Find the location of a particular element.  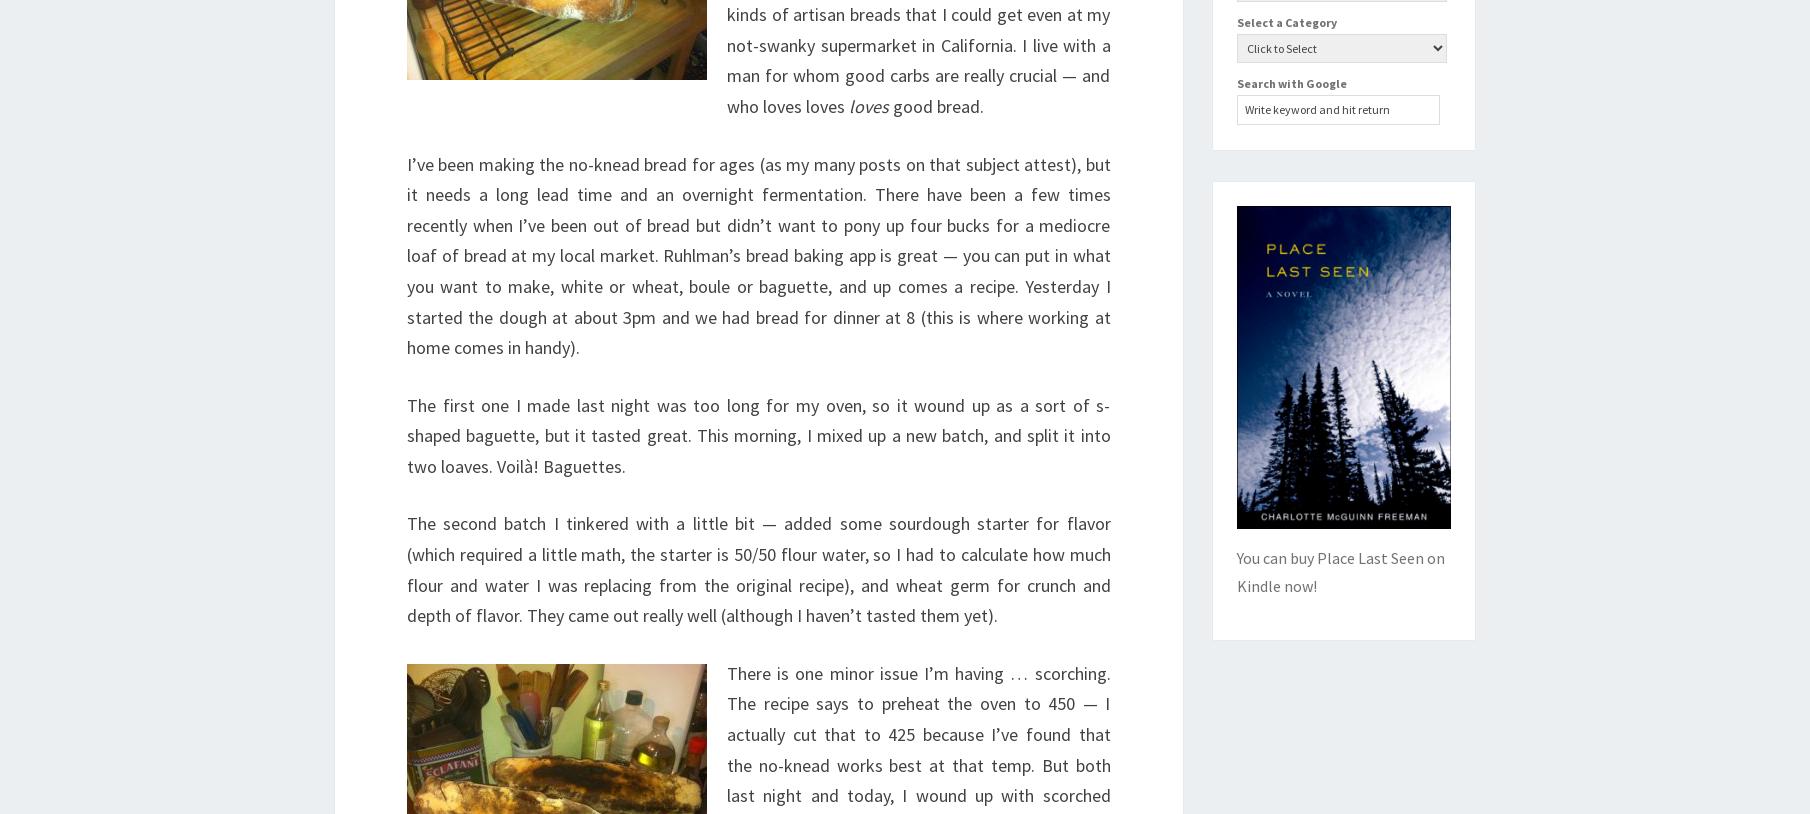

'loves' is located at coordinates (867, 104).